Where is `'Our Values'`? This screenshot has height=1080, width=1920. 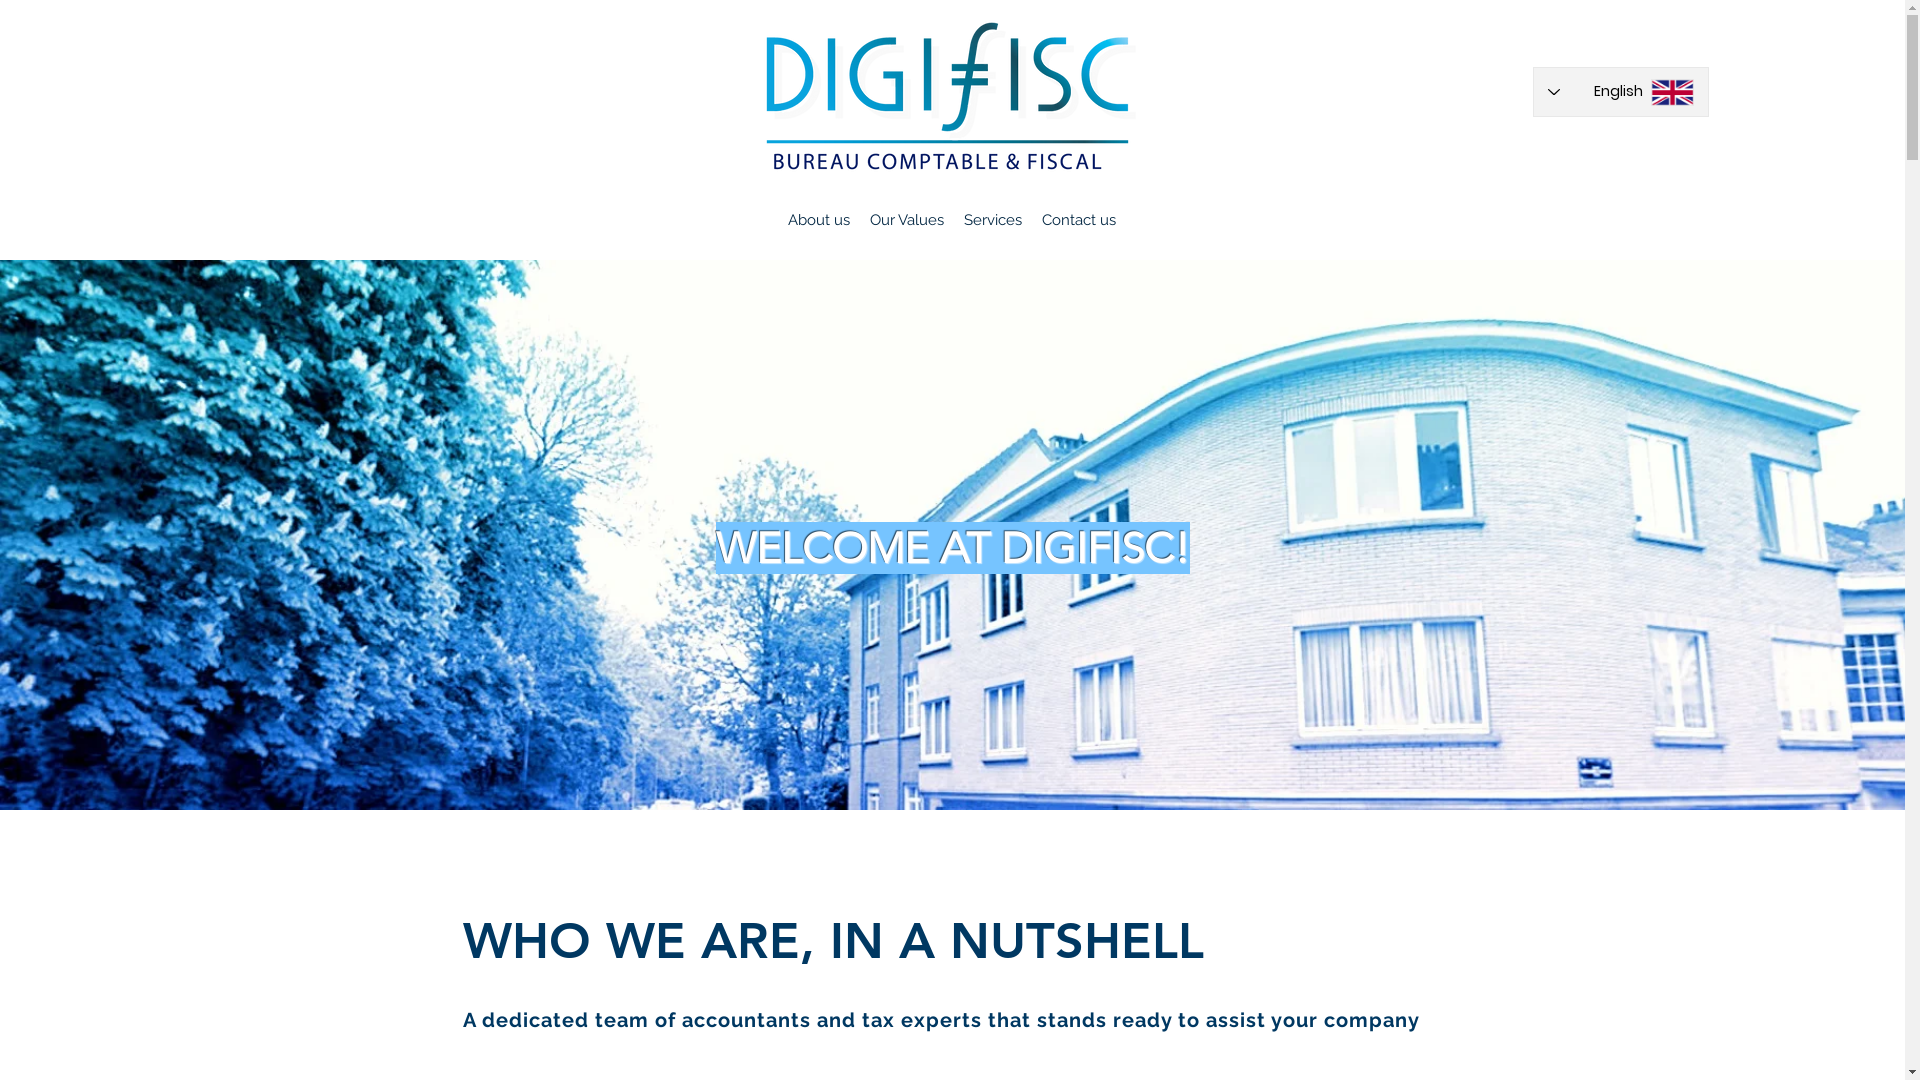 'Our Values' is located at coordinates (906, 219).